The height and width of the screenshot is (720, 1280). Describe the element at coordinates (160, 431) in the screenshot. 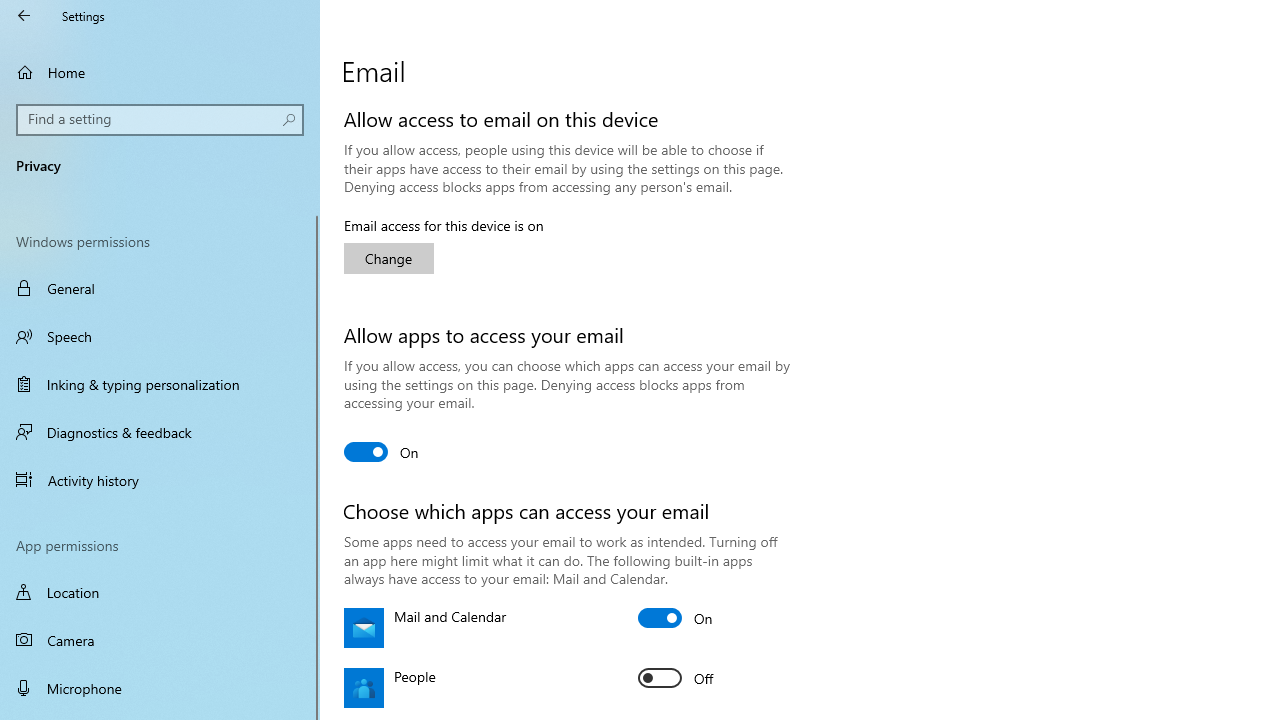

I see `'Diagnostics & feedback'` at that location.